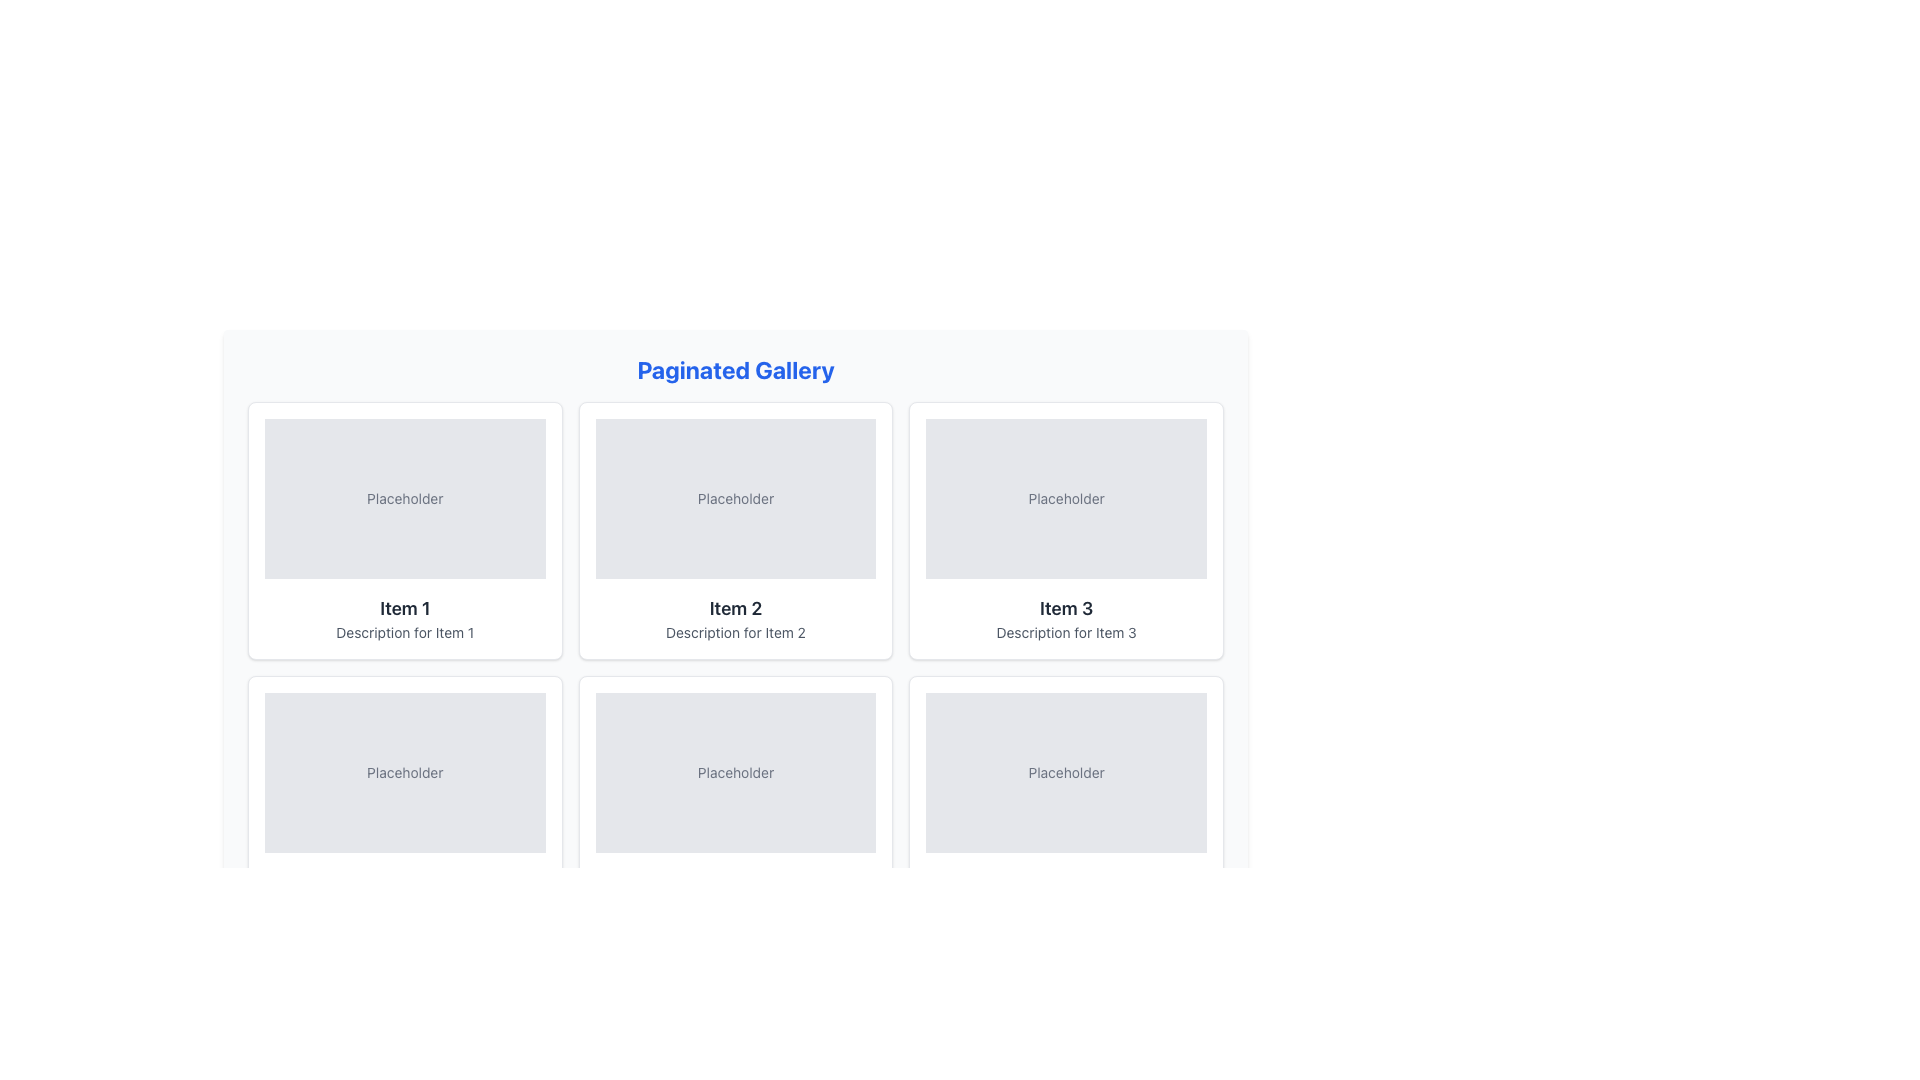 This screenshot has height=1080, width=1920. What do you see at coordinates (734, 771) in the screenshot?
I see `the text label displaying 'Placeholder' in a small gray font, located at the center-bottom of the middle card in the second row of a grid layout` at bounding box center [734, 771].